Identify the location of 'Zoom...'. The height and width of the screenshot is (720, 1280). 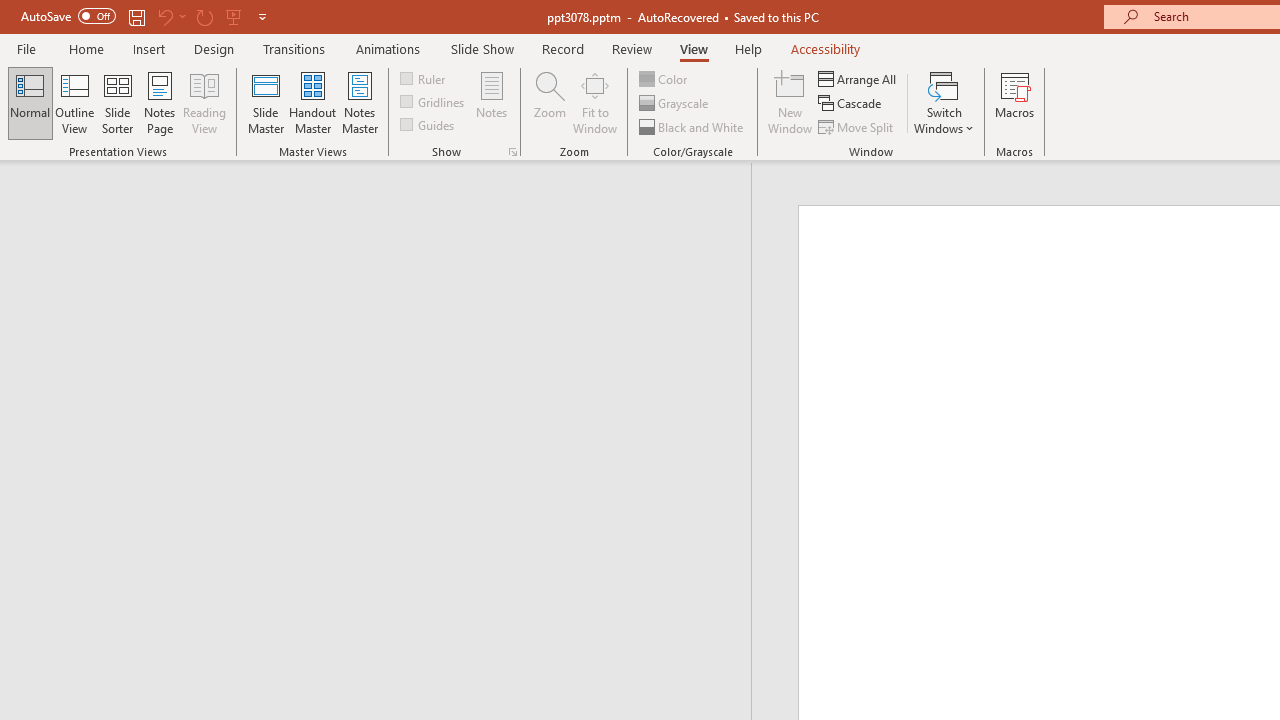
(549, 103).